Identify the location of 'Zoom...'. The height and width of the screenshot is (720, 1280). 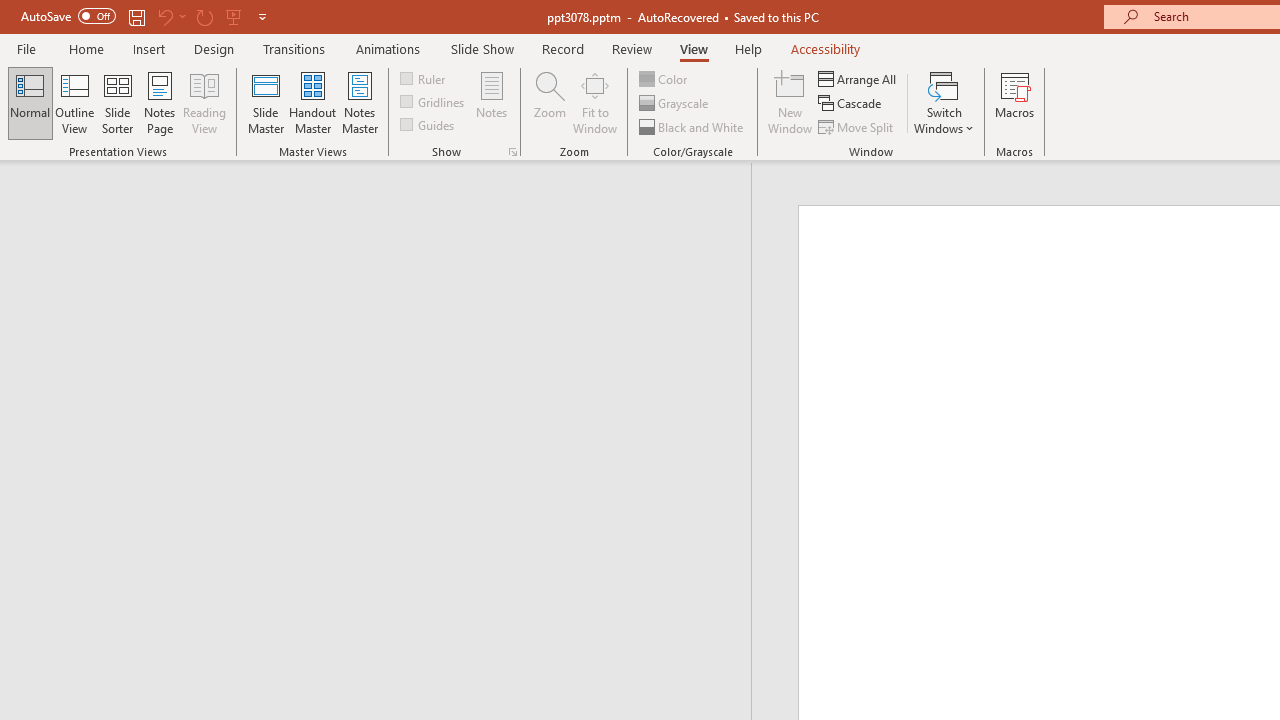
(549, 103).